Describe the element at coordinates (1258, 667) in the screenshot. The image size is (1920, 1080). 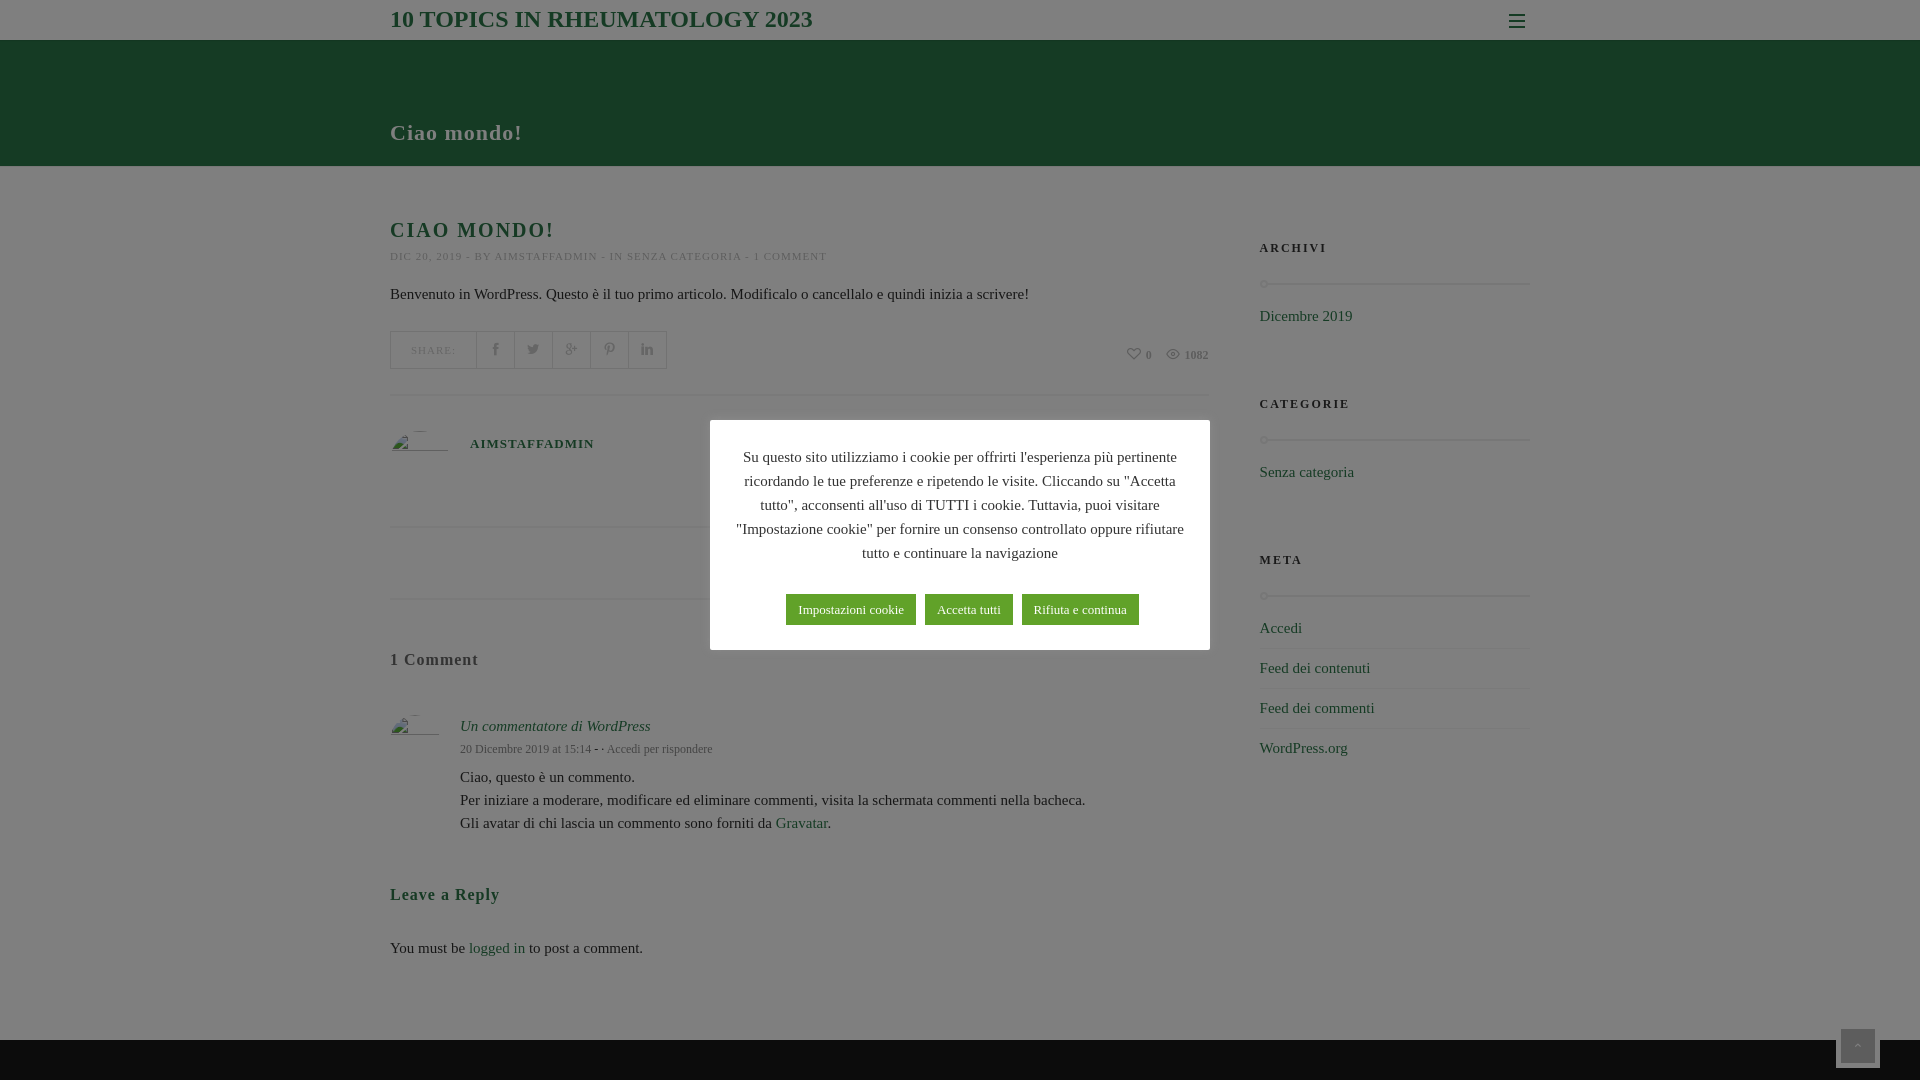
I see `'Feed dei contenuti'` at that location.